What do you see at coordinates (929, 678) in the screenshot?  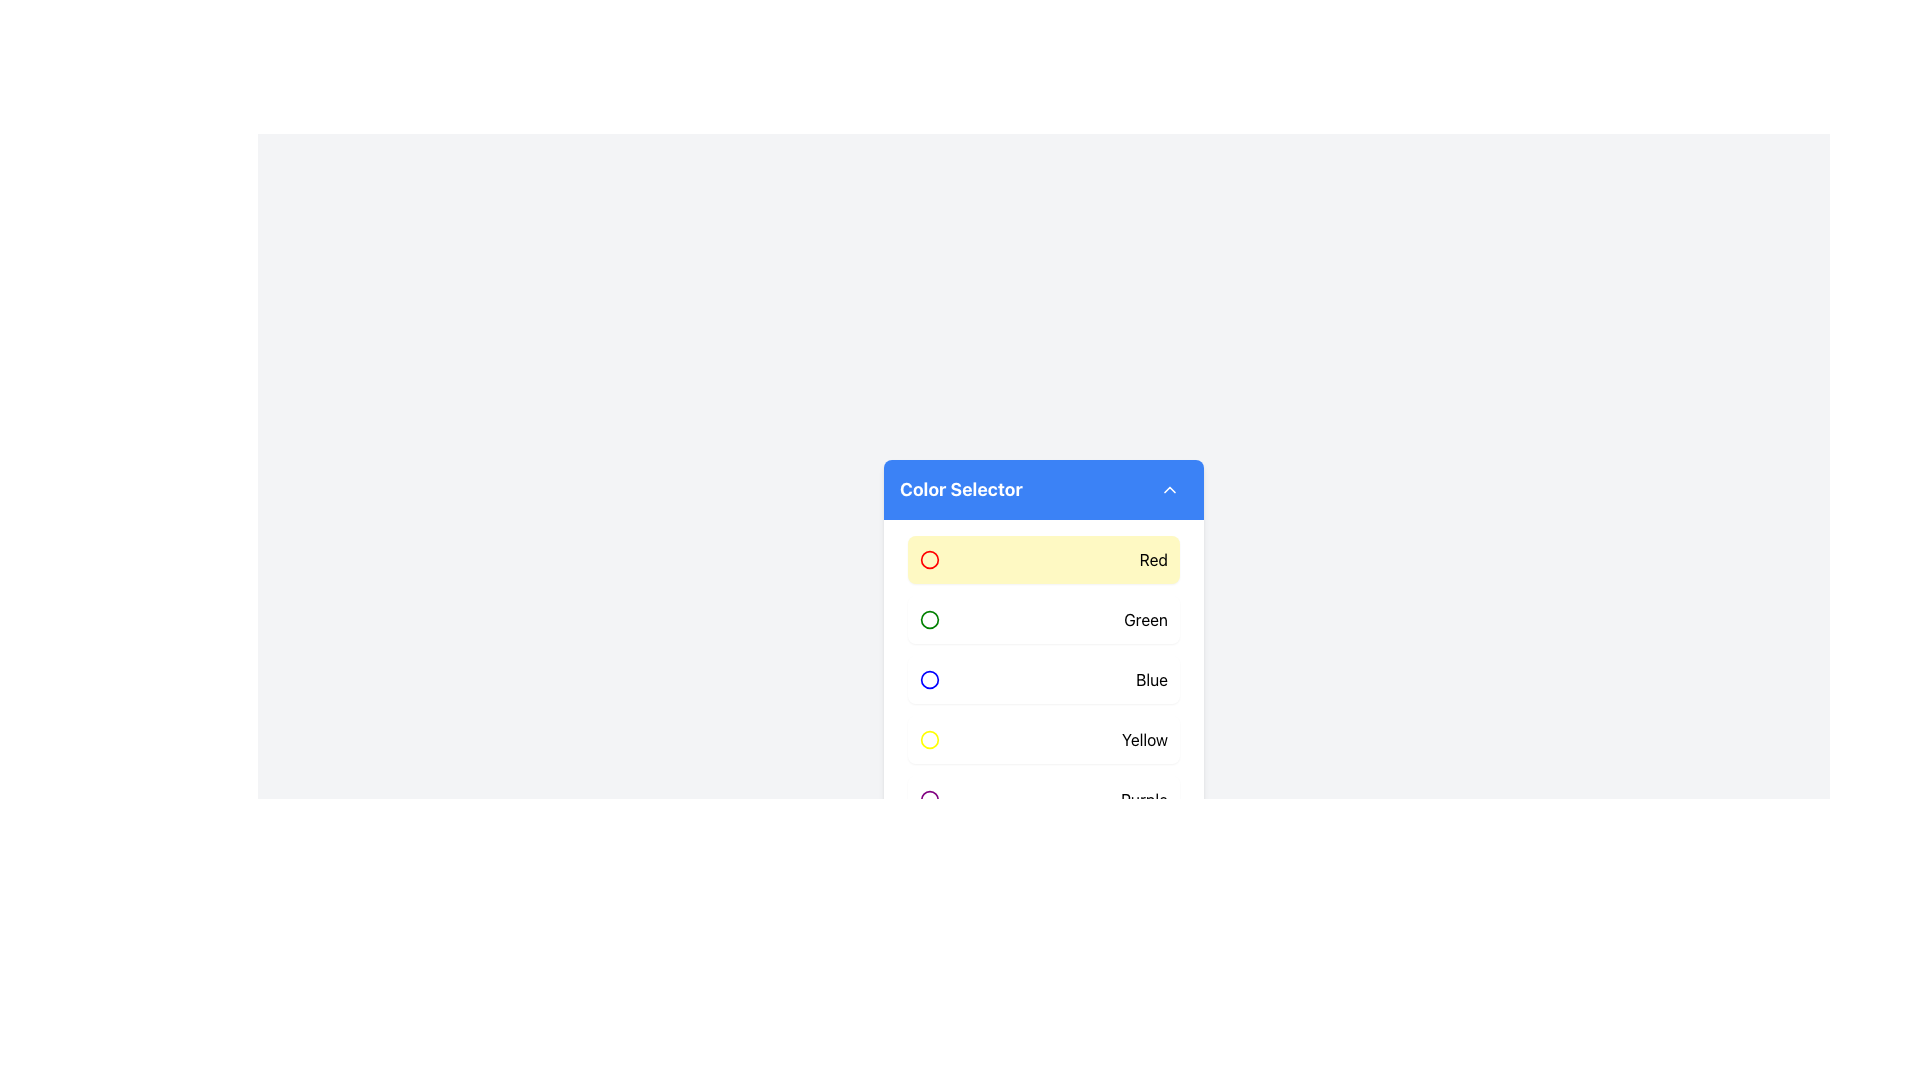 I see `the blue color icon located in the blue row, adjacent to the blue text label` at bounding box center [929, 678].